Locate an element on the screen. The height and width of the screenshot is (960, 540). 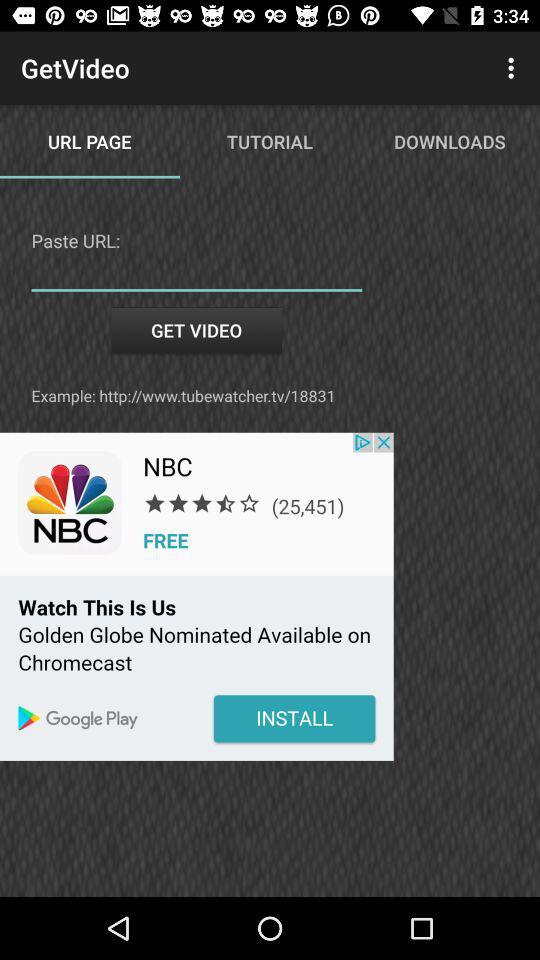
share url is located at coordinates (196, 275).